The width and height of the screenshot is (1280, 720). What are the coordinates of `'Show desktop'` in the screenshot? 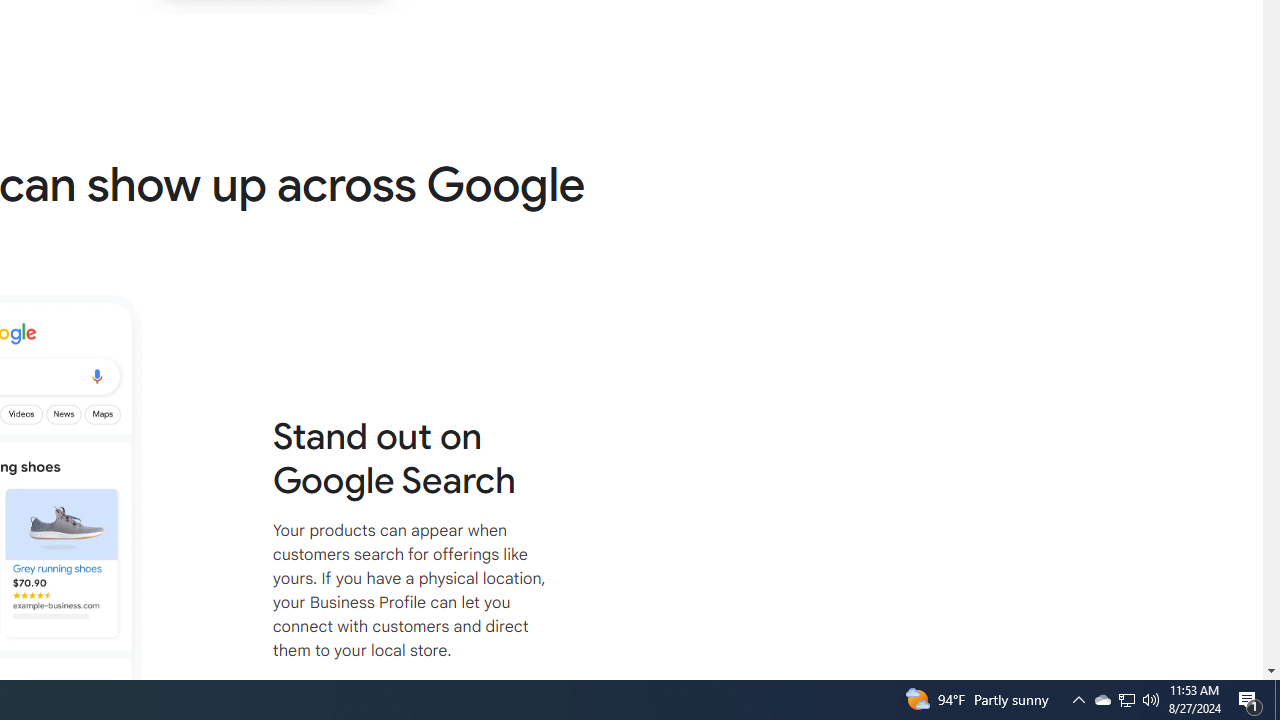 It's located at (1276, 698).